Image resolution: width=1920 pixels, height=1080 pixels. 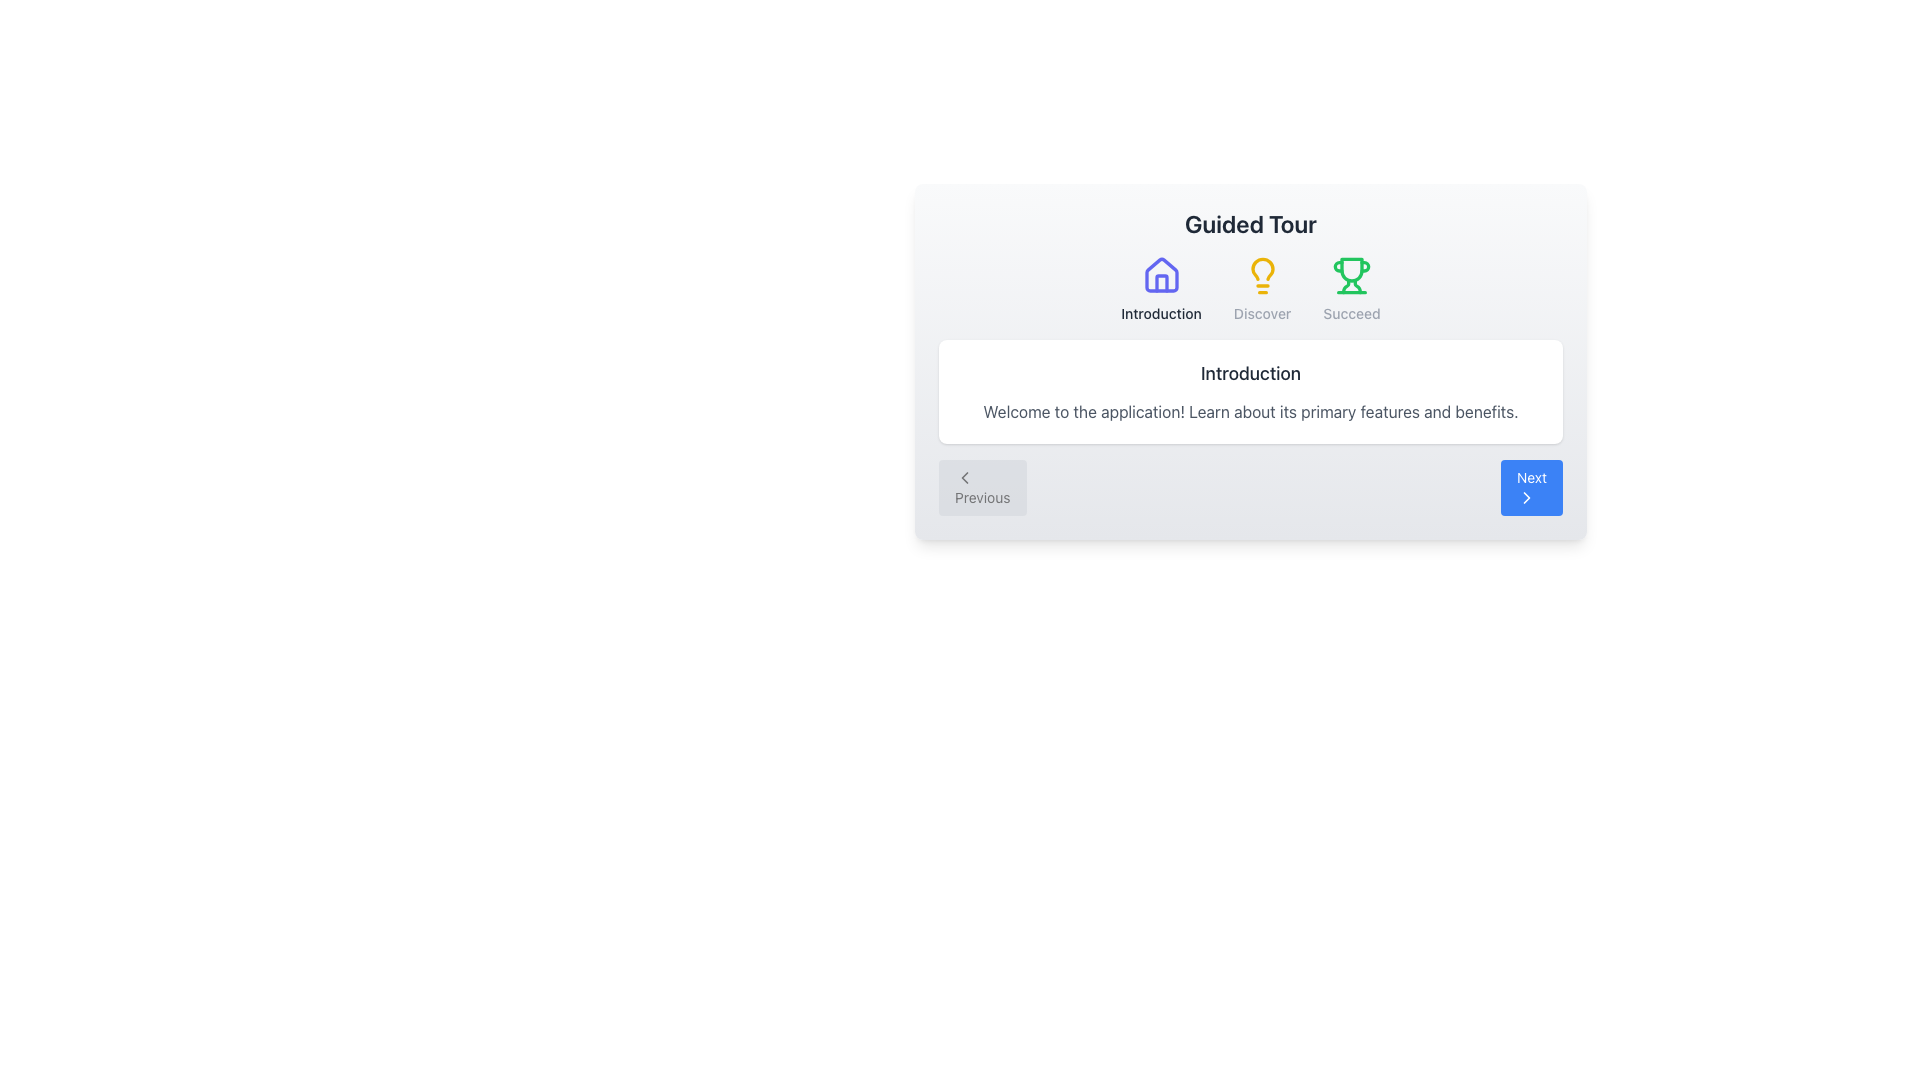 What do you see at coordinates (1161, 313) in the screenshot?
I see `the 'Introduction' text label, which is styled with a medium-sized font and located below a house-shaped icon in the guided tour interface` at bounding box center [1161, 313].